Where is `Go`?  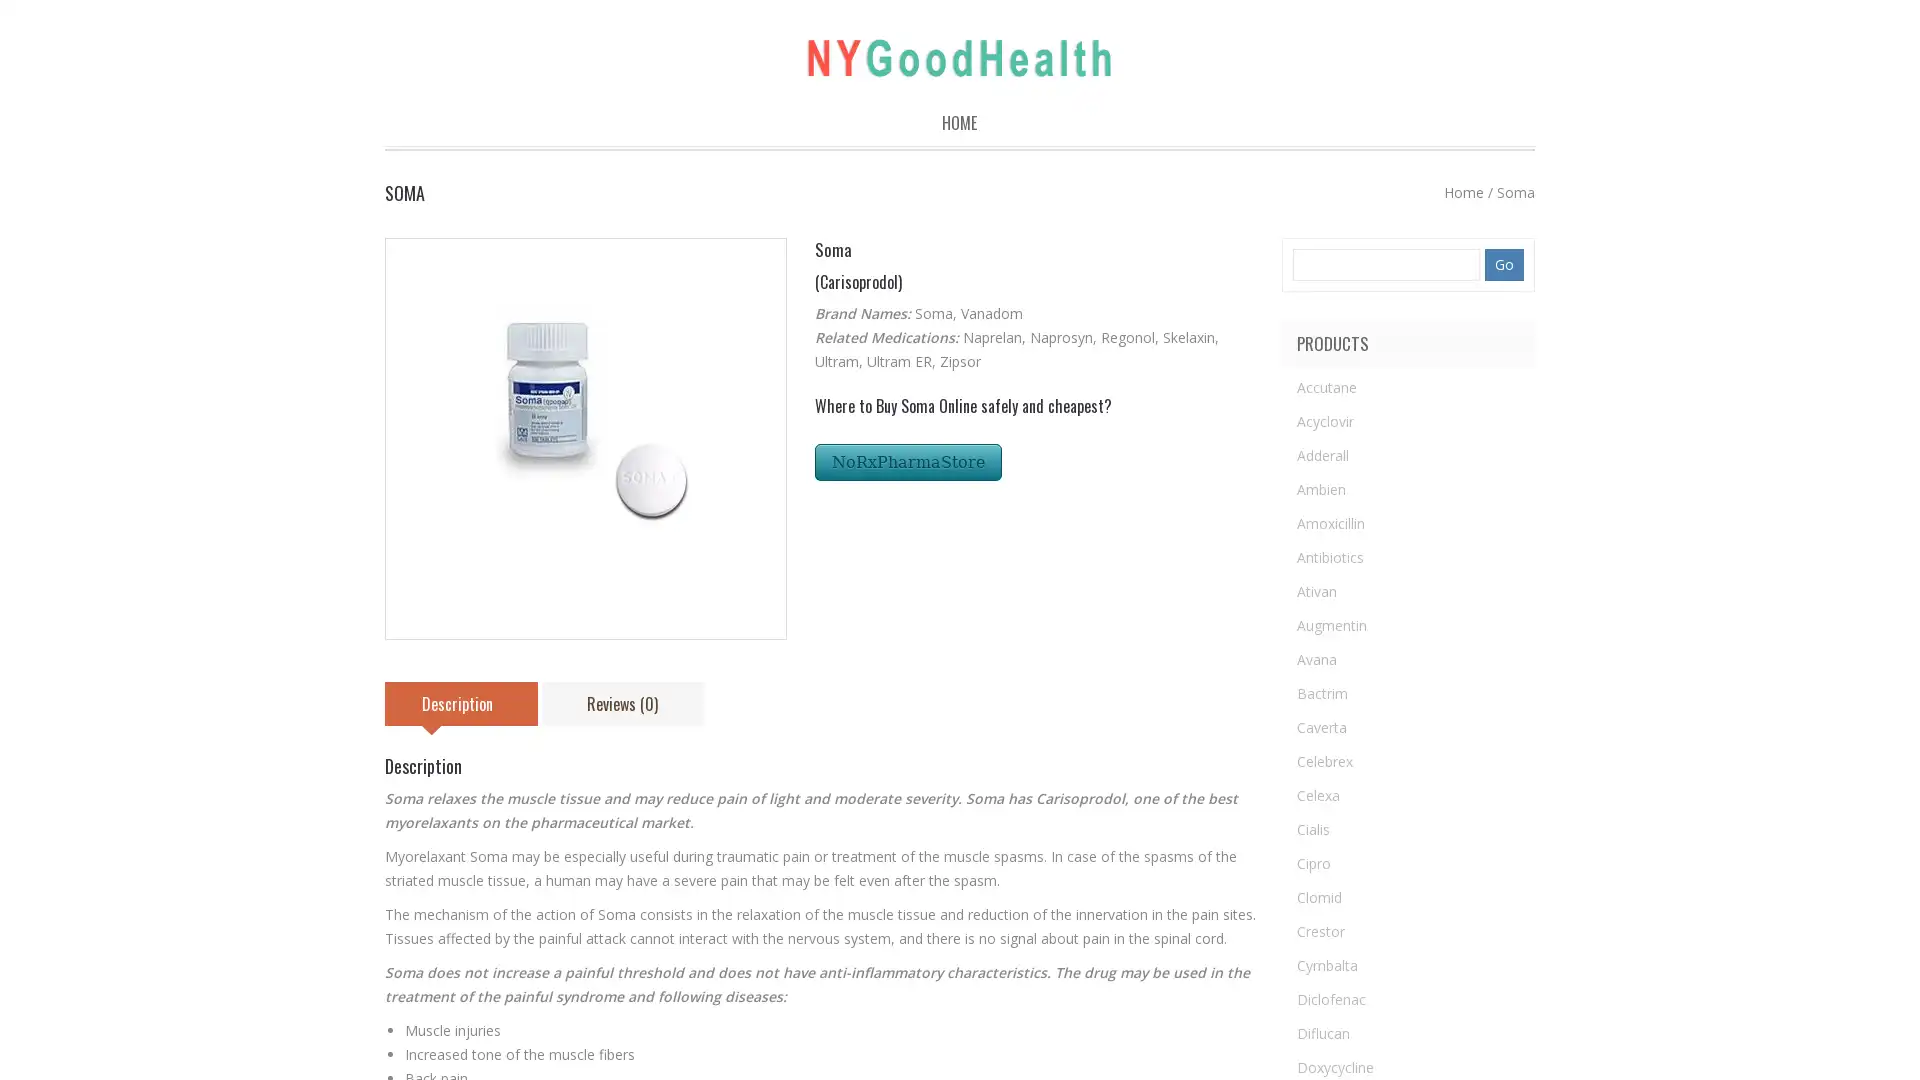 Go is located at coordinates (1504, 264).